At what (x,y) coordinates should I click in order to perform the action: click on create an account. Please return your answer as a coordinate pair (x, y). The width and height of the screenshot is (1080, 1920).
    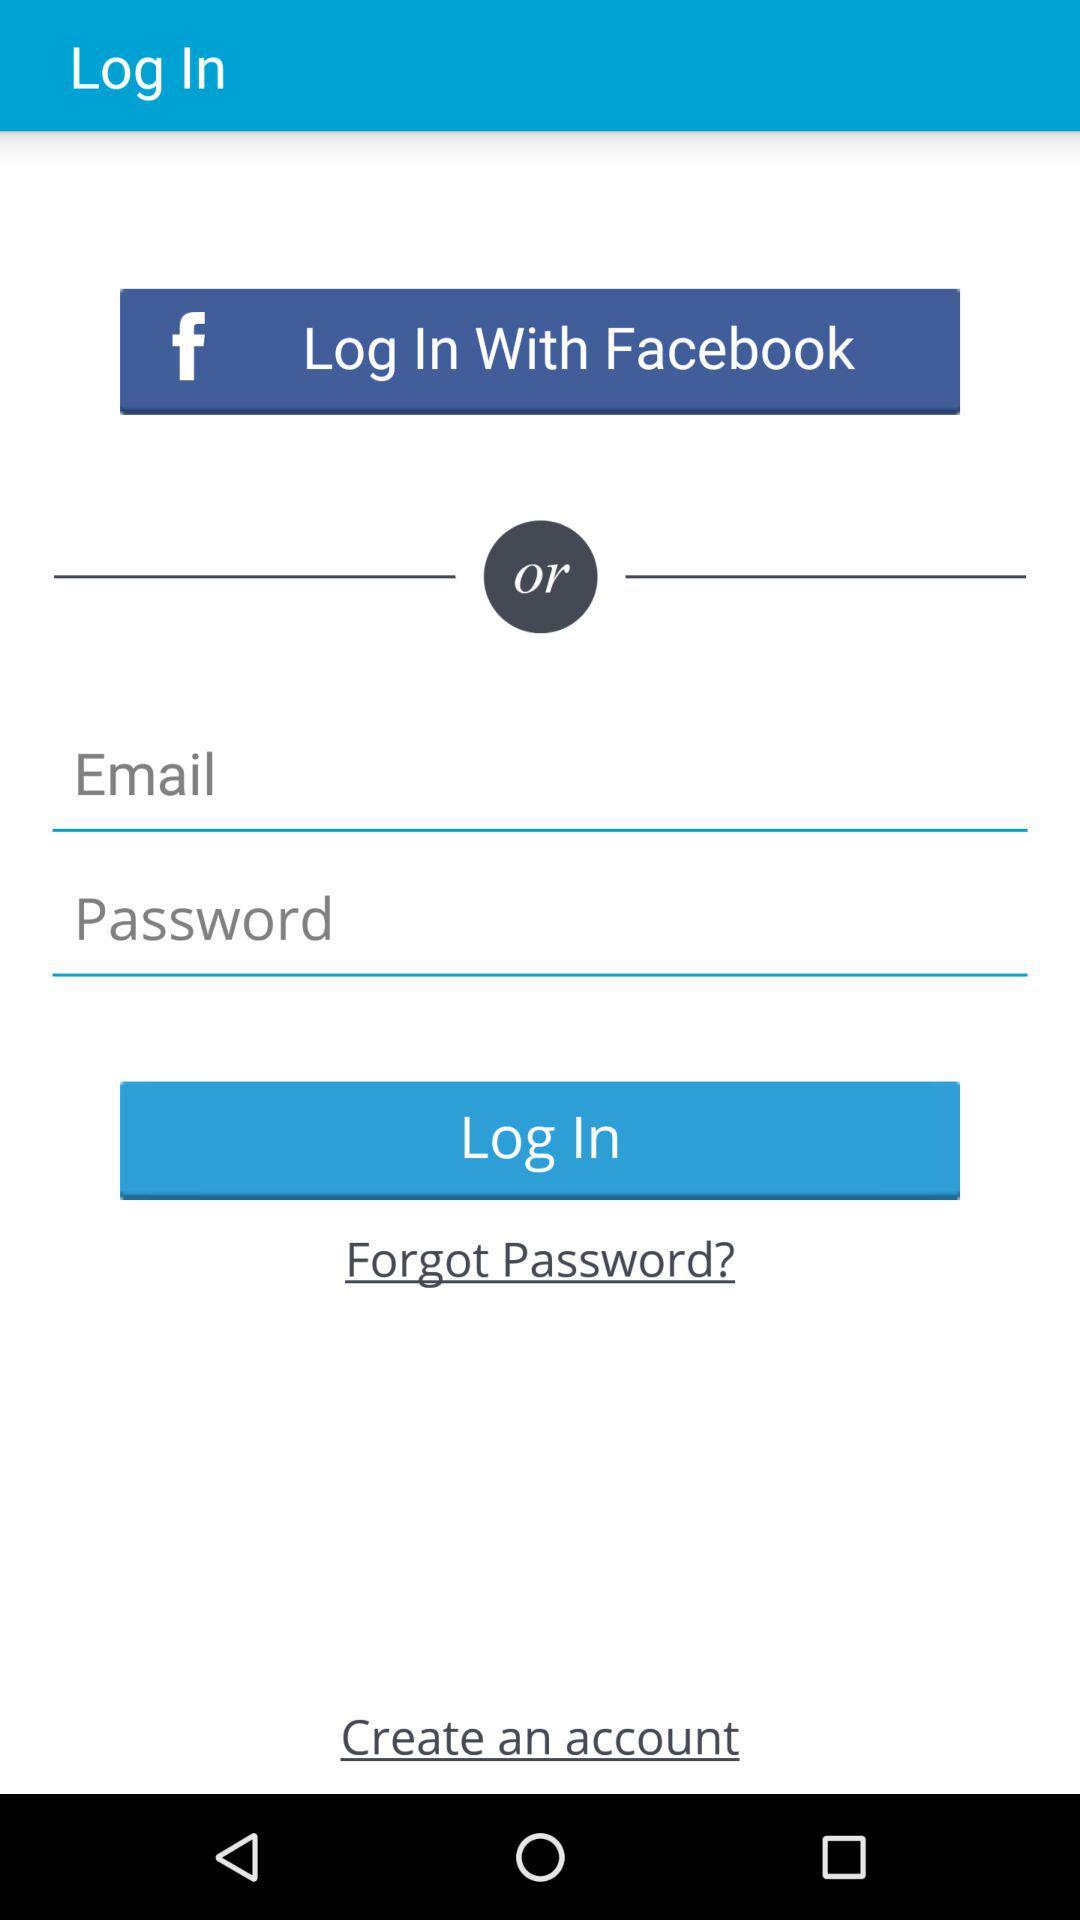
    Looking at the image, I should click on (540, 1734).